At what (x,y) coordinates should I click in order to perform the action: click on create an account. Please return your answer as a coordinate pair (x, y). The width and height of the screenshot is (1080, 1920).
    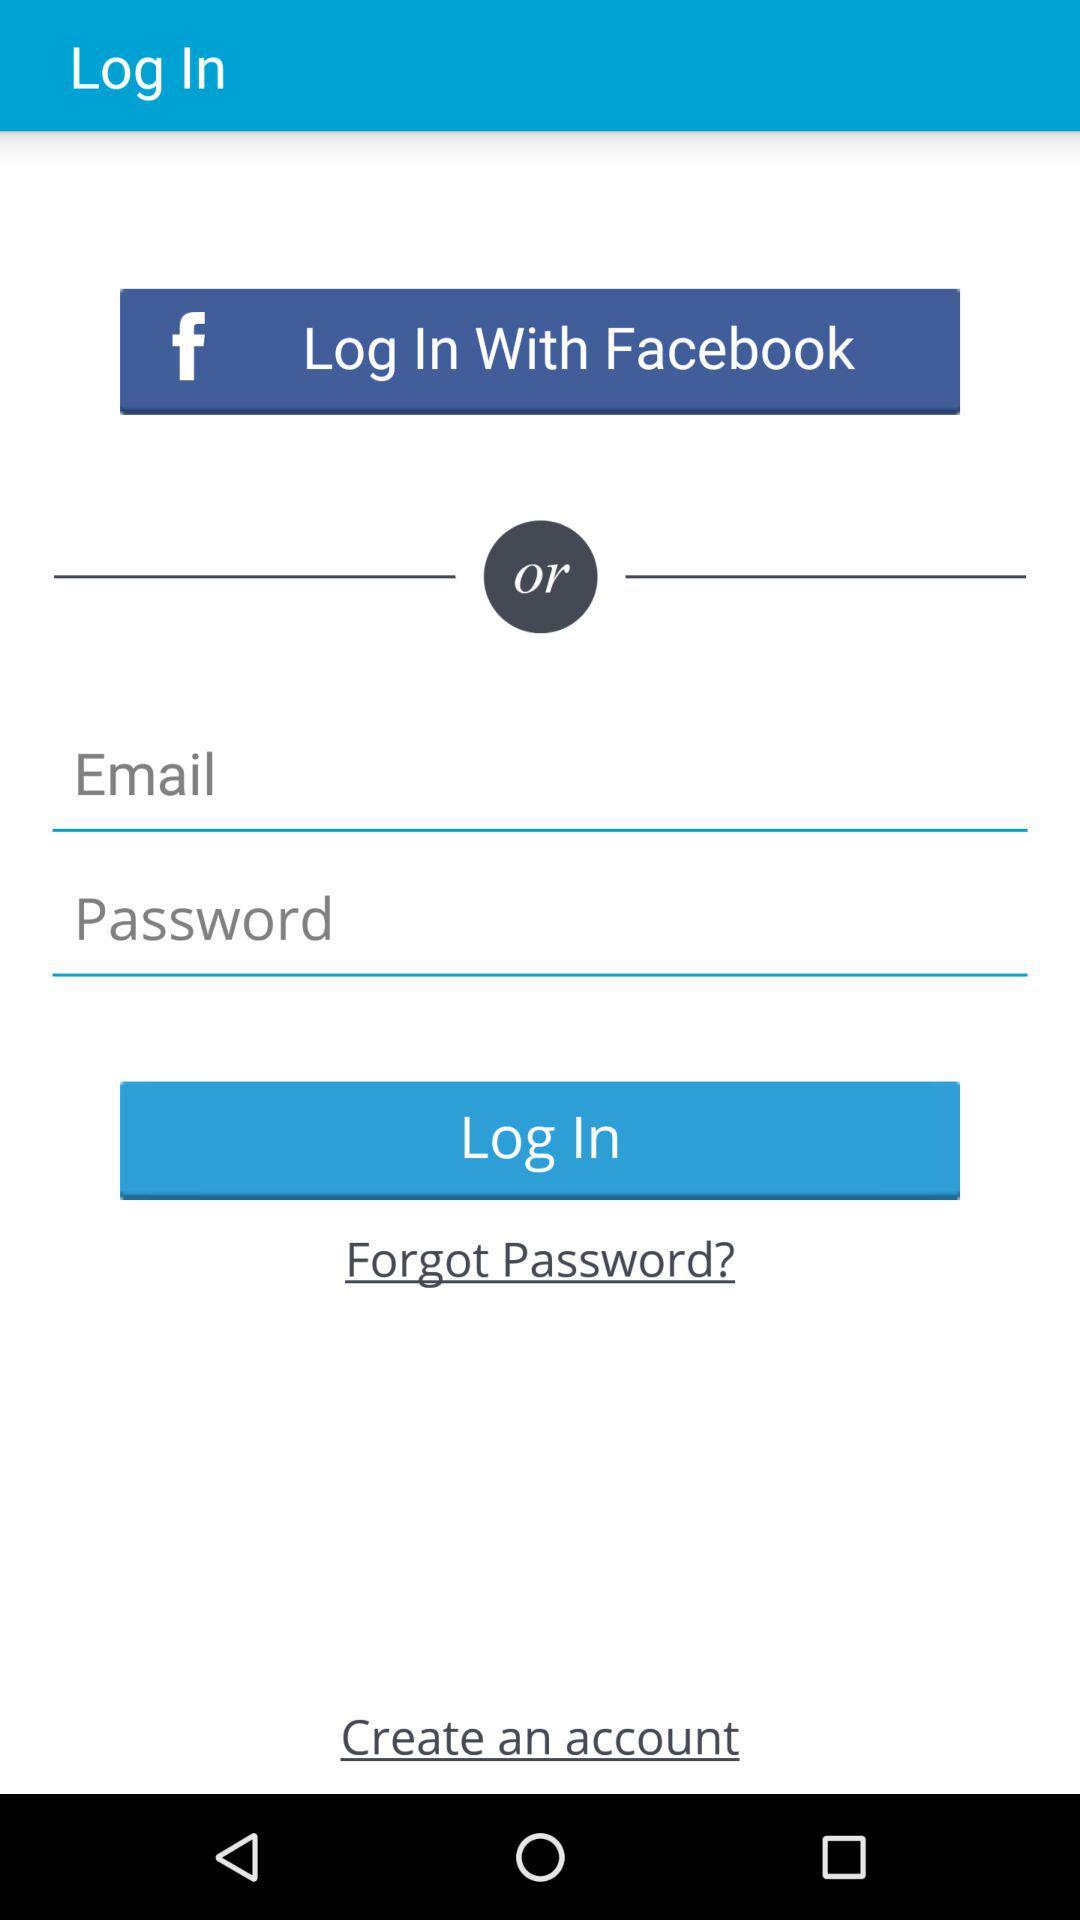
    Looking at the image, I should click on (540, 1734).